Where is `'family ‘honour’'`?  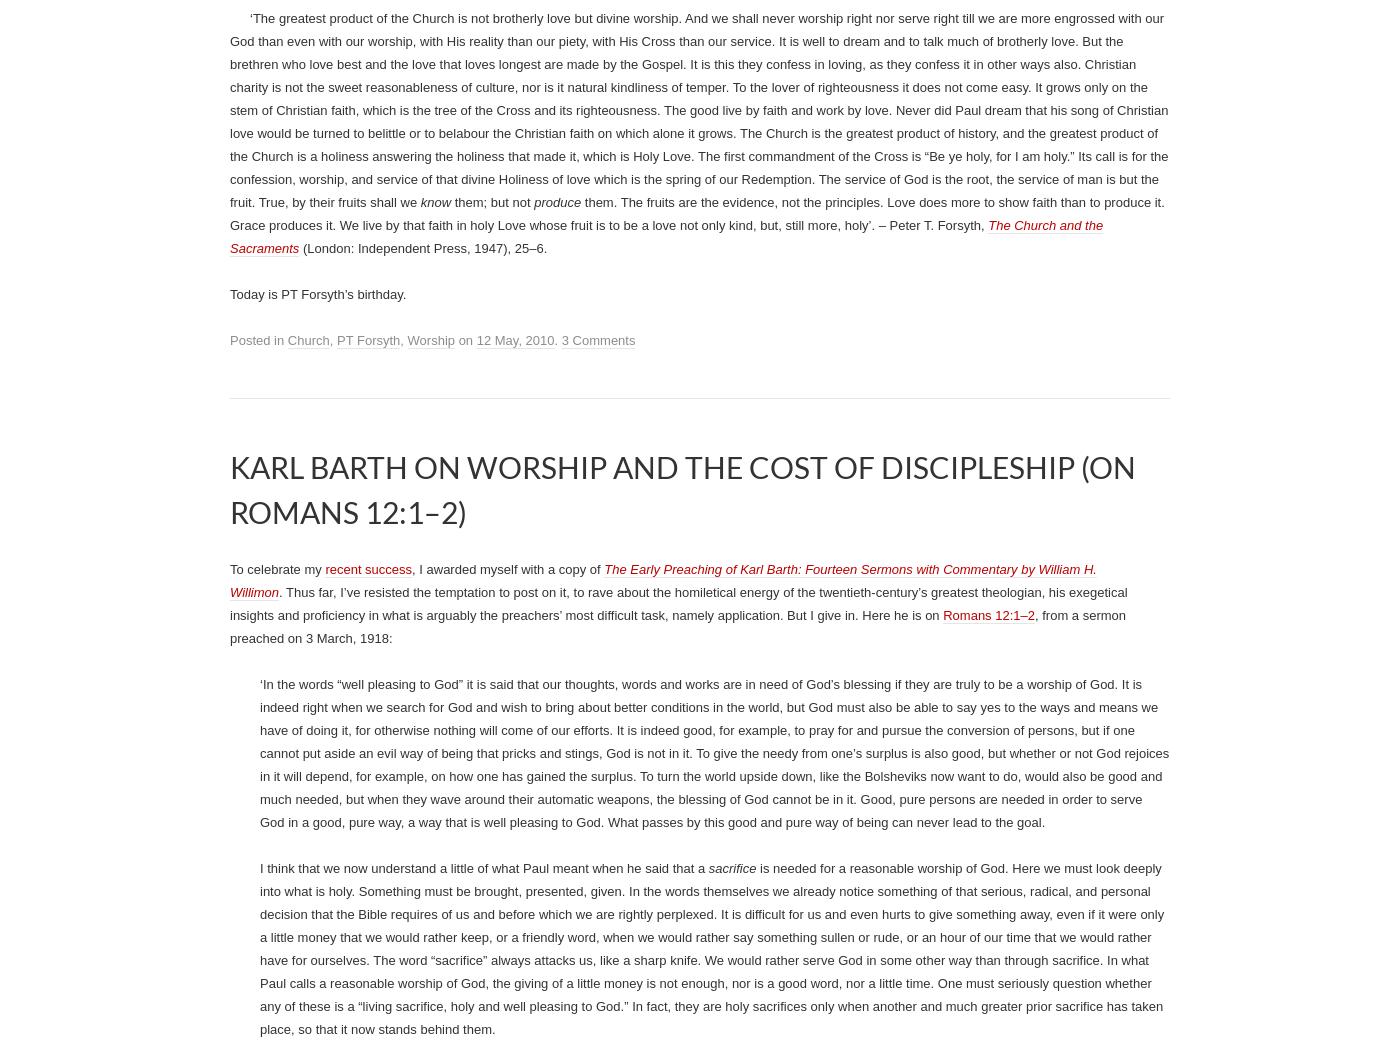
'family ‘honour’' is located at coordinates (616, 103).